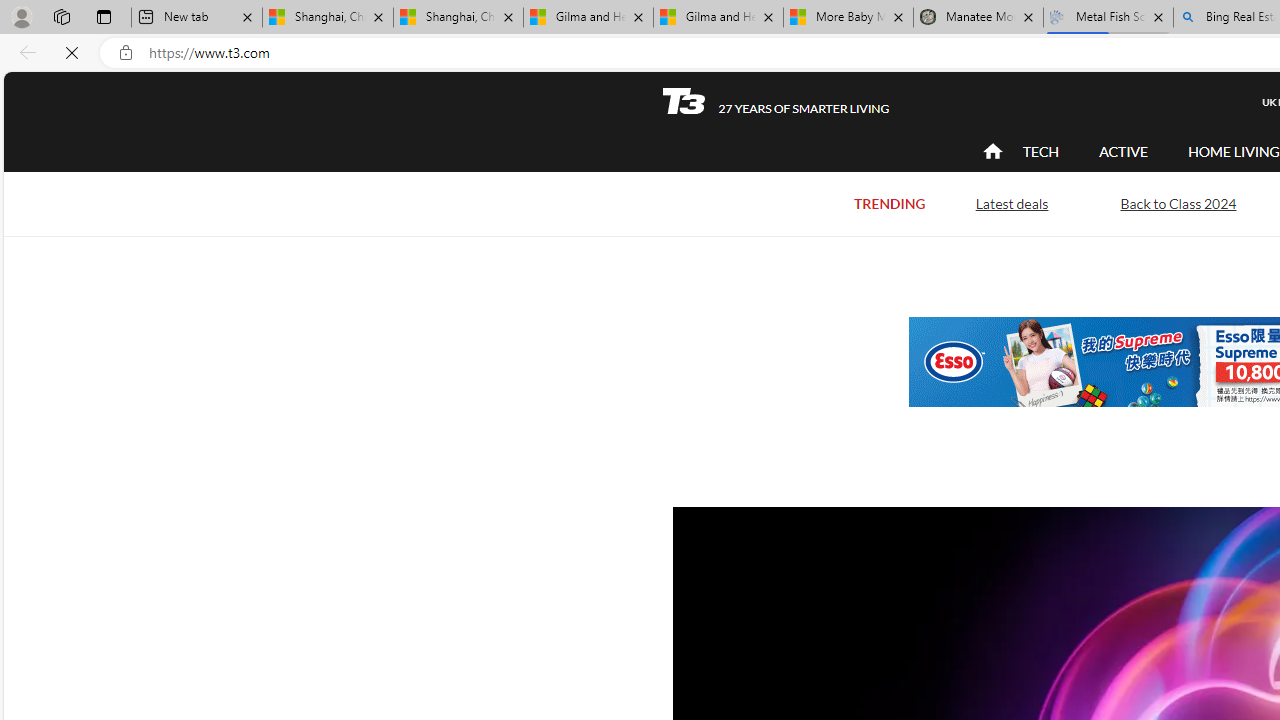  Describe the element at coordinates (1040, 150) in the screenshot. I see `'TECH'` at that location.